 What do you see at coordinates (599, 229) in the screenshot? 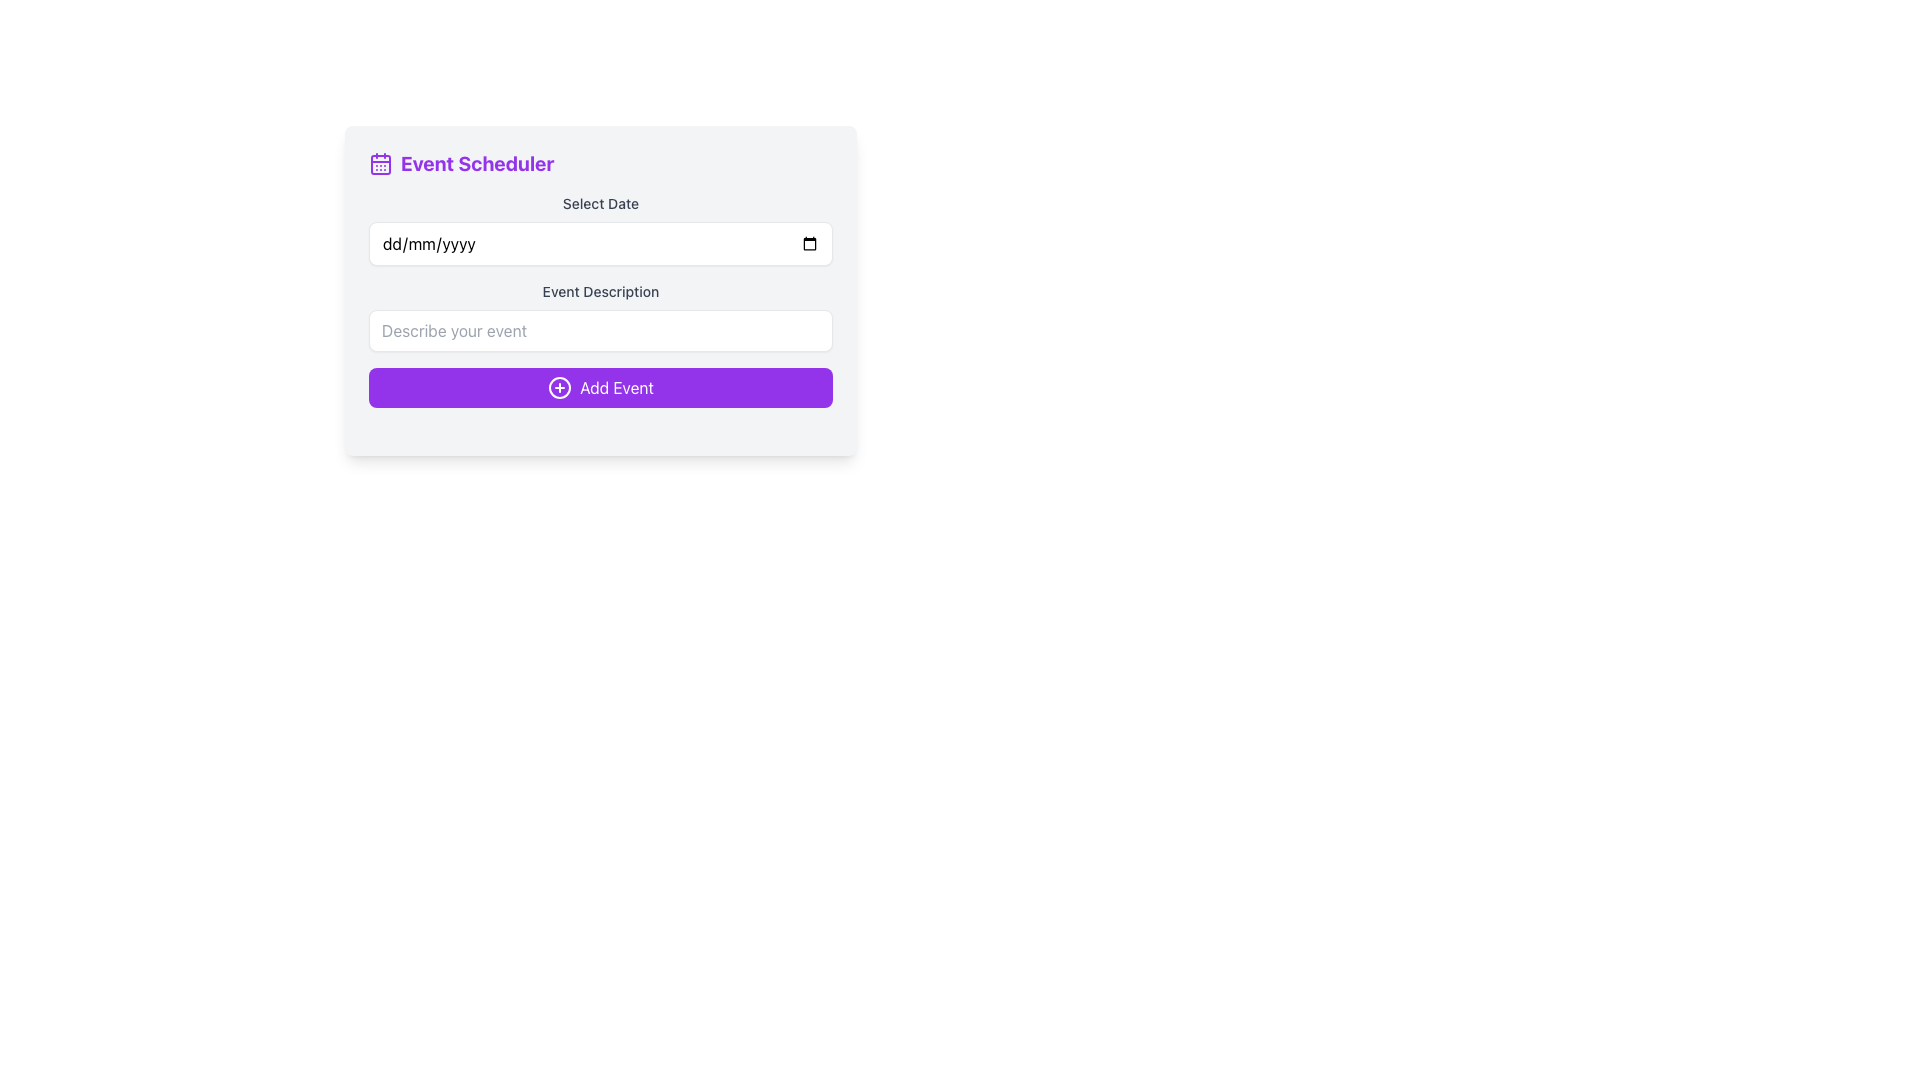
I see `the 'Select Date' input field, which is a rounded date input box positioned below the 'Event Scheduler' title and above the 'Event Description' input field` at bounding box center [599, 229].